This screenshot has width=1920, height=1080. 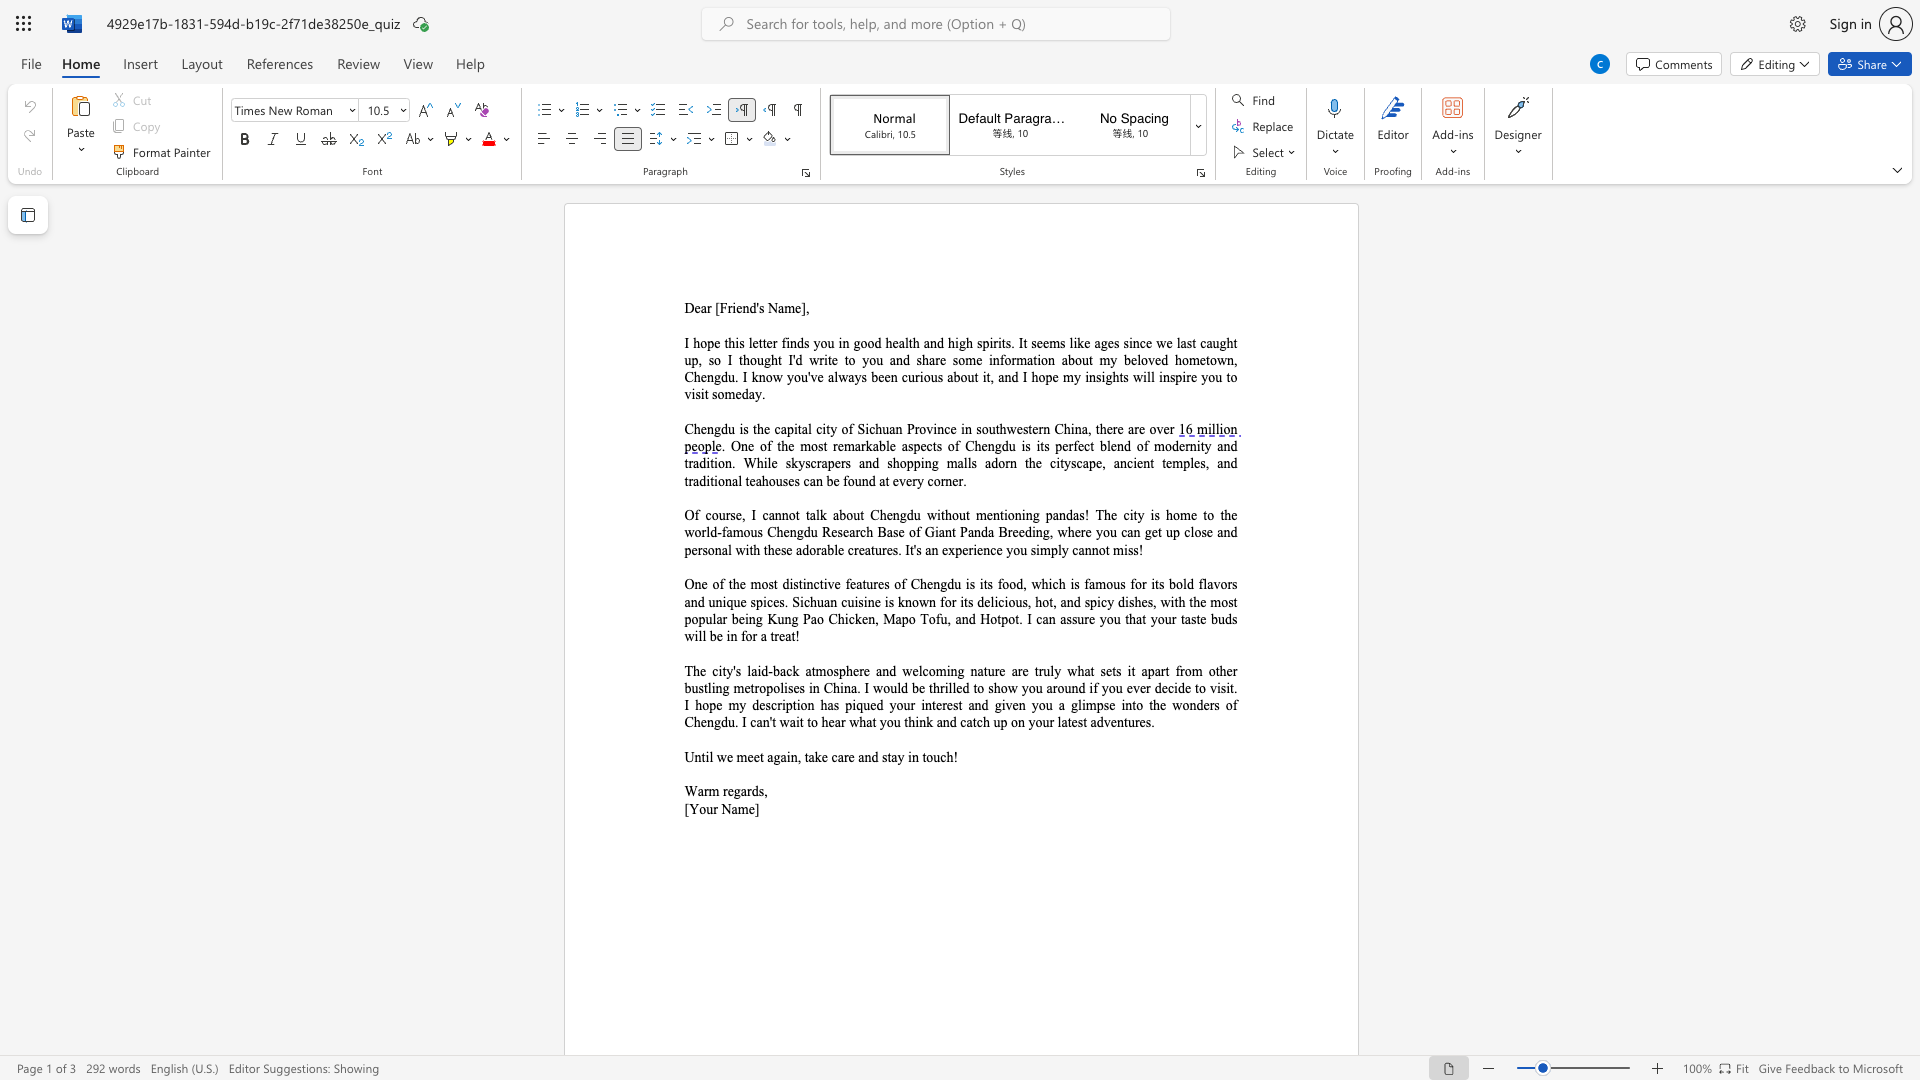 I want to click on the space between the continuous character "x" and "p" in the text, so click(x=954, y=550).